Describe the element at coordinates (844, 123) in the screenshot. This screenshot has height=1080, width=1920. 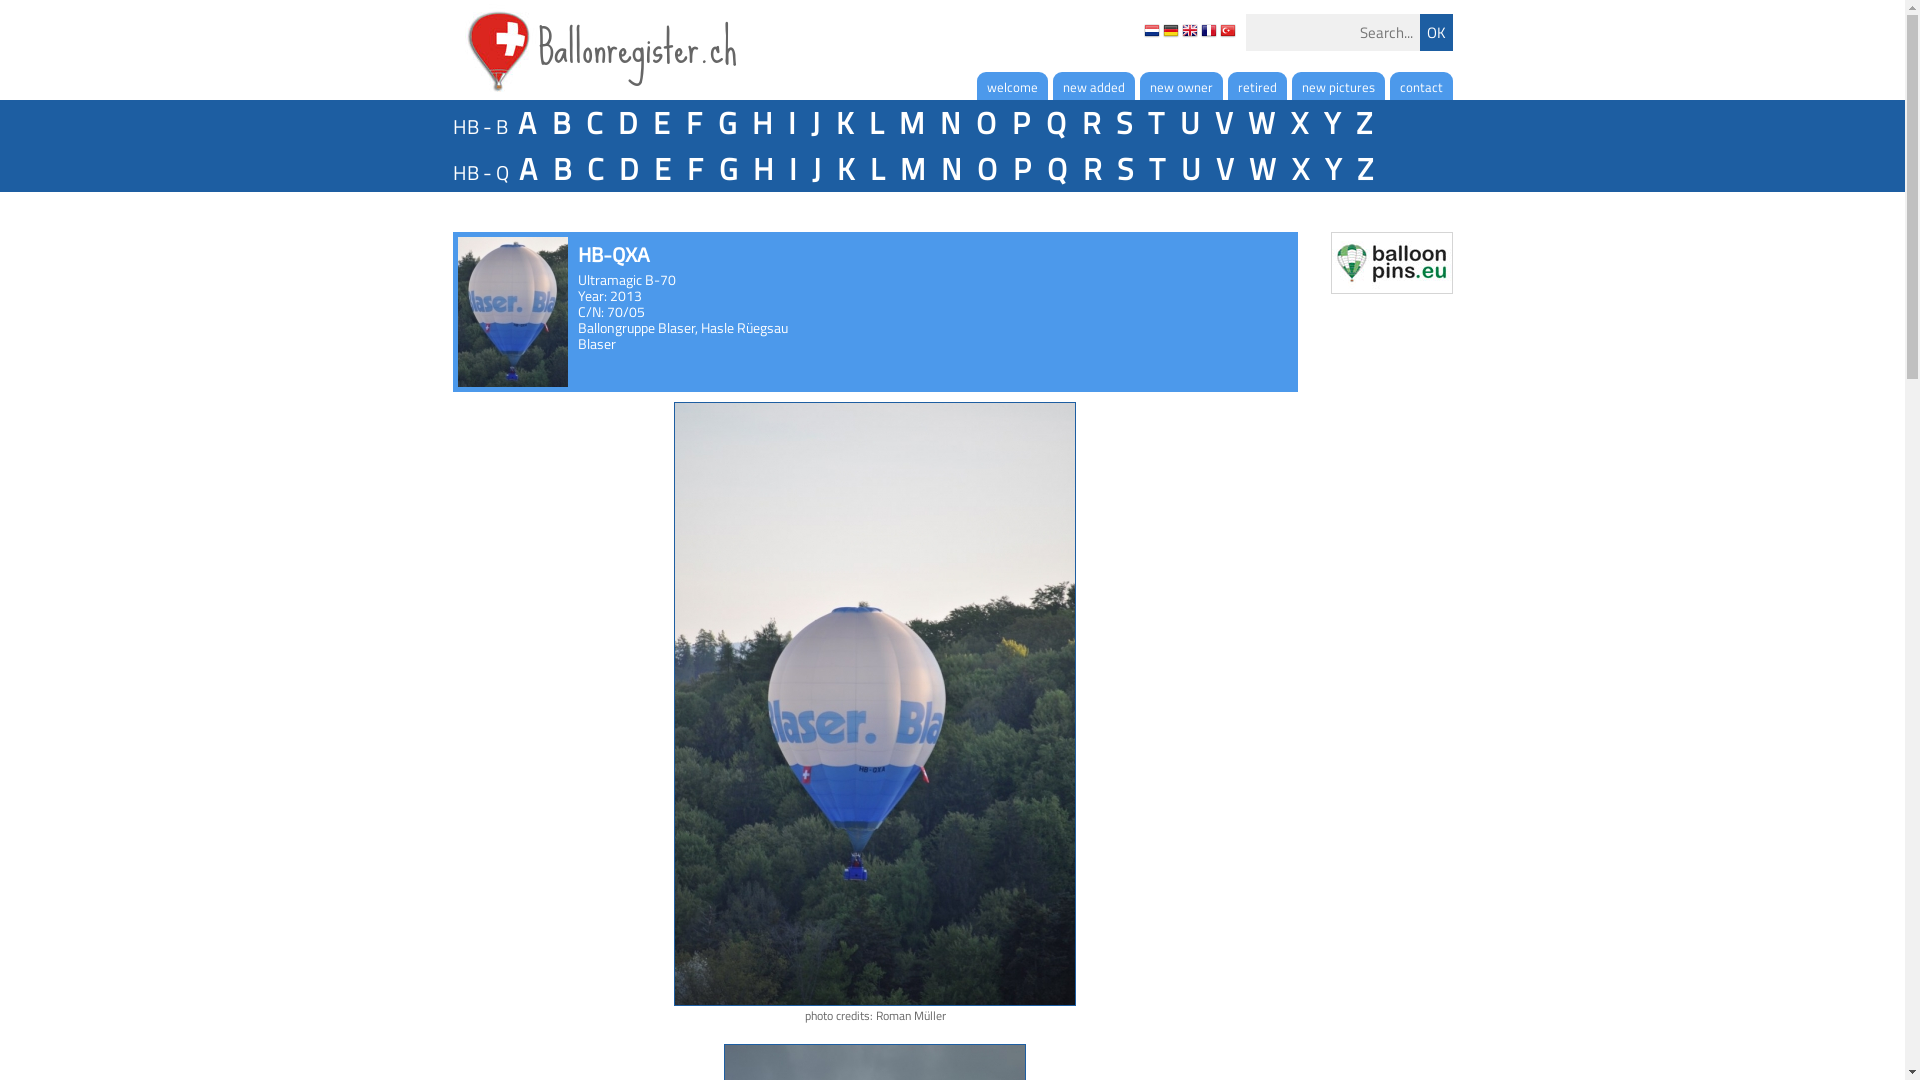
I see `'K'` at that location.